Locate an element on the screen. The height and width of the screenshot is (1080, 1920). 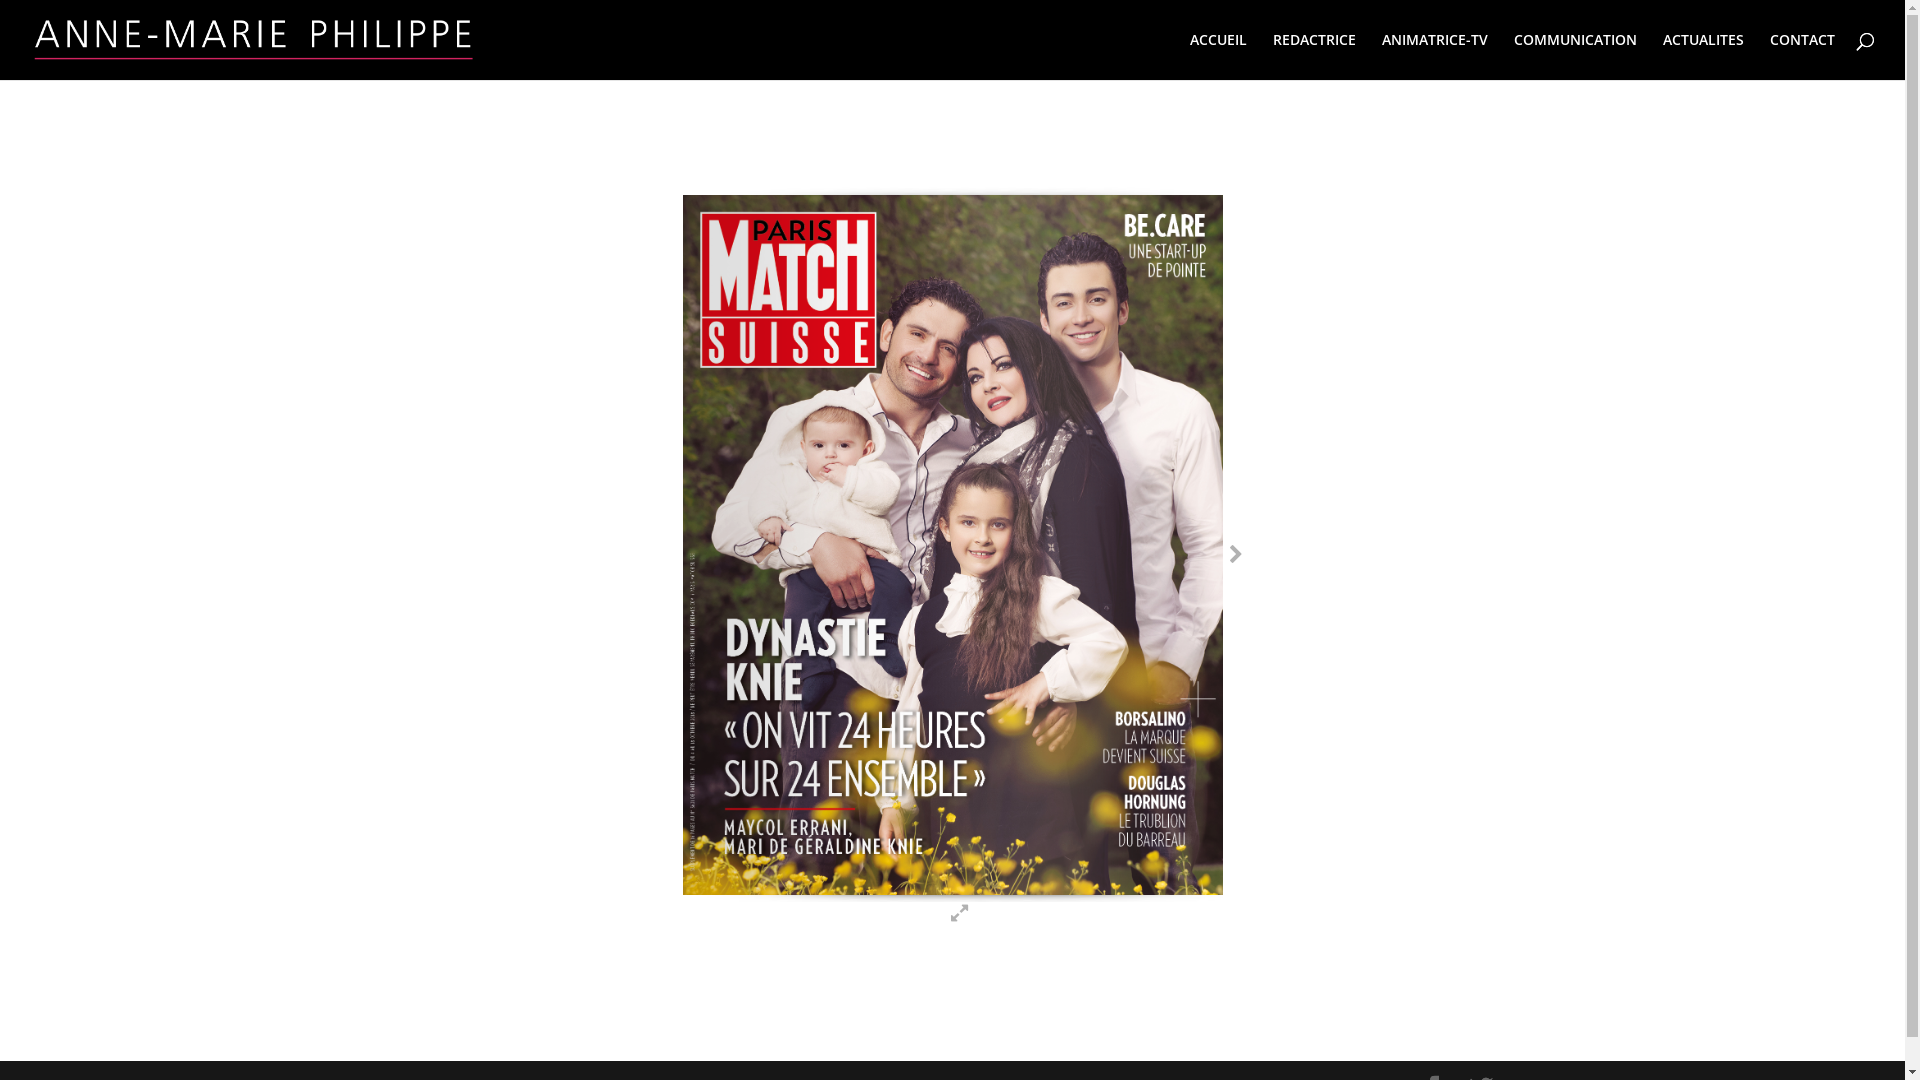
'COMMUNICATION' is located at coordinates (1574, 55).